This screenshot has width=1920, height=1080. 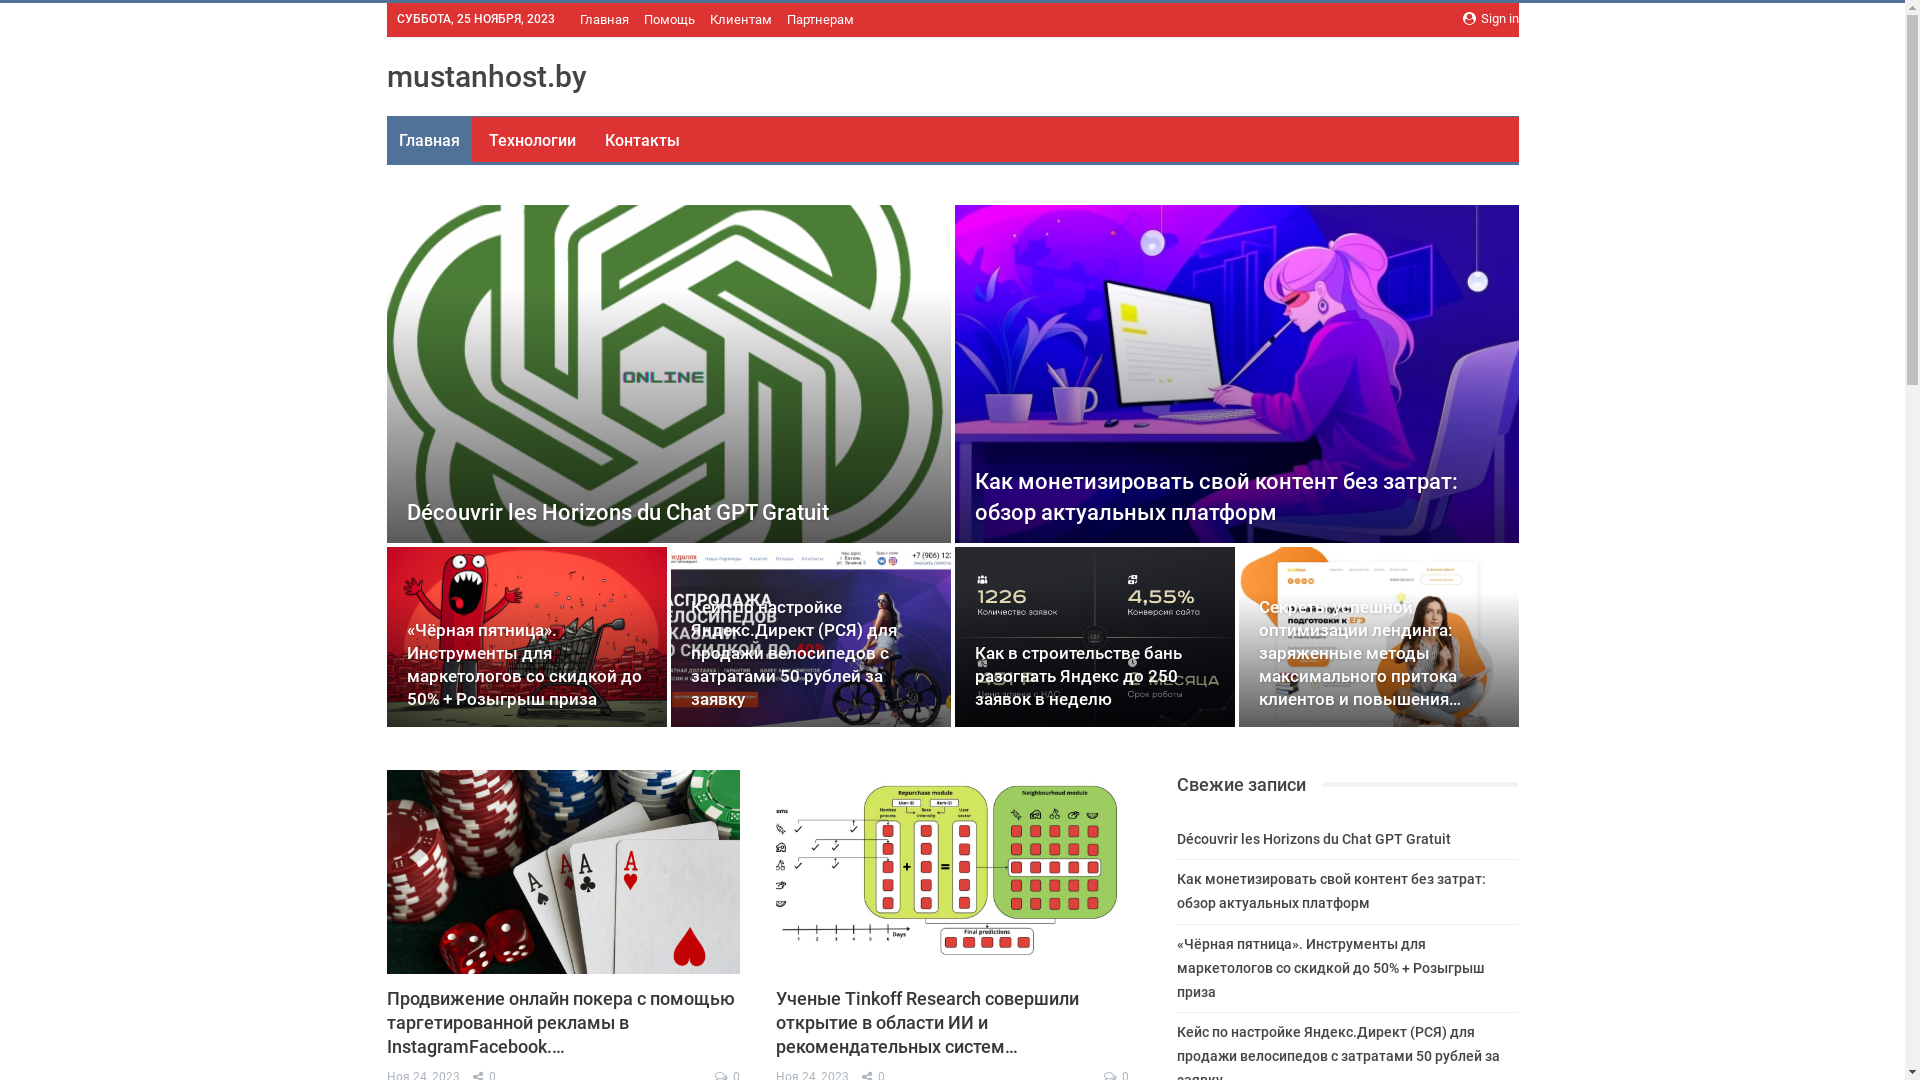 I want to click on 'mustanhost.by', so click(x=485, y=75).